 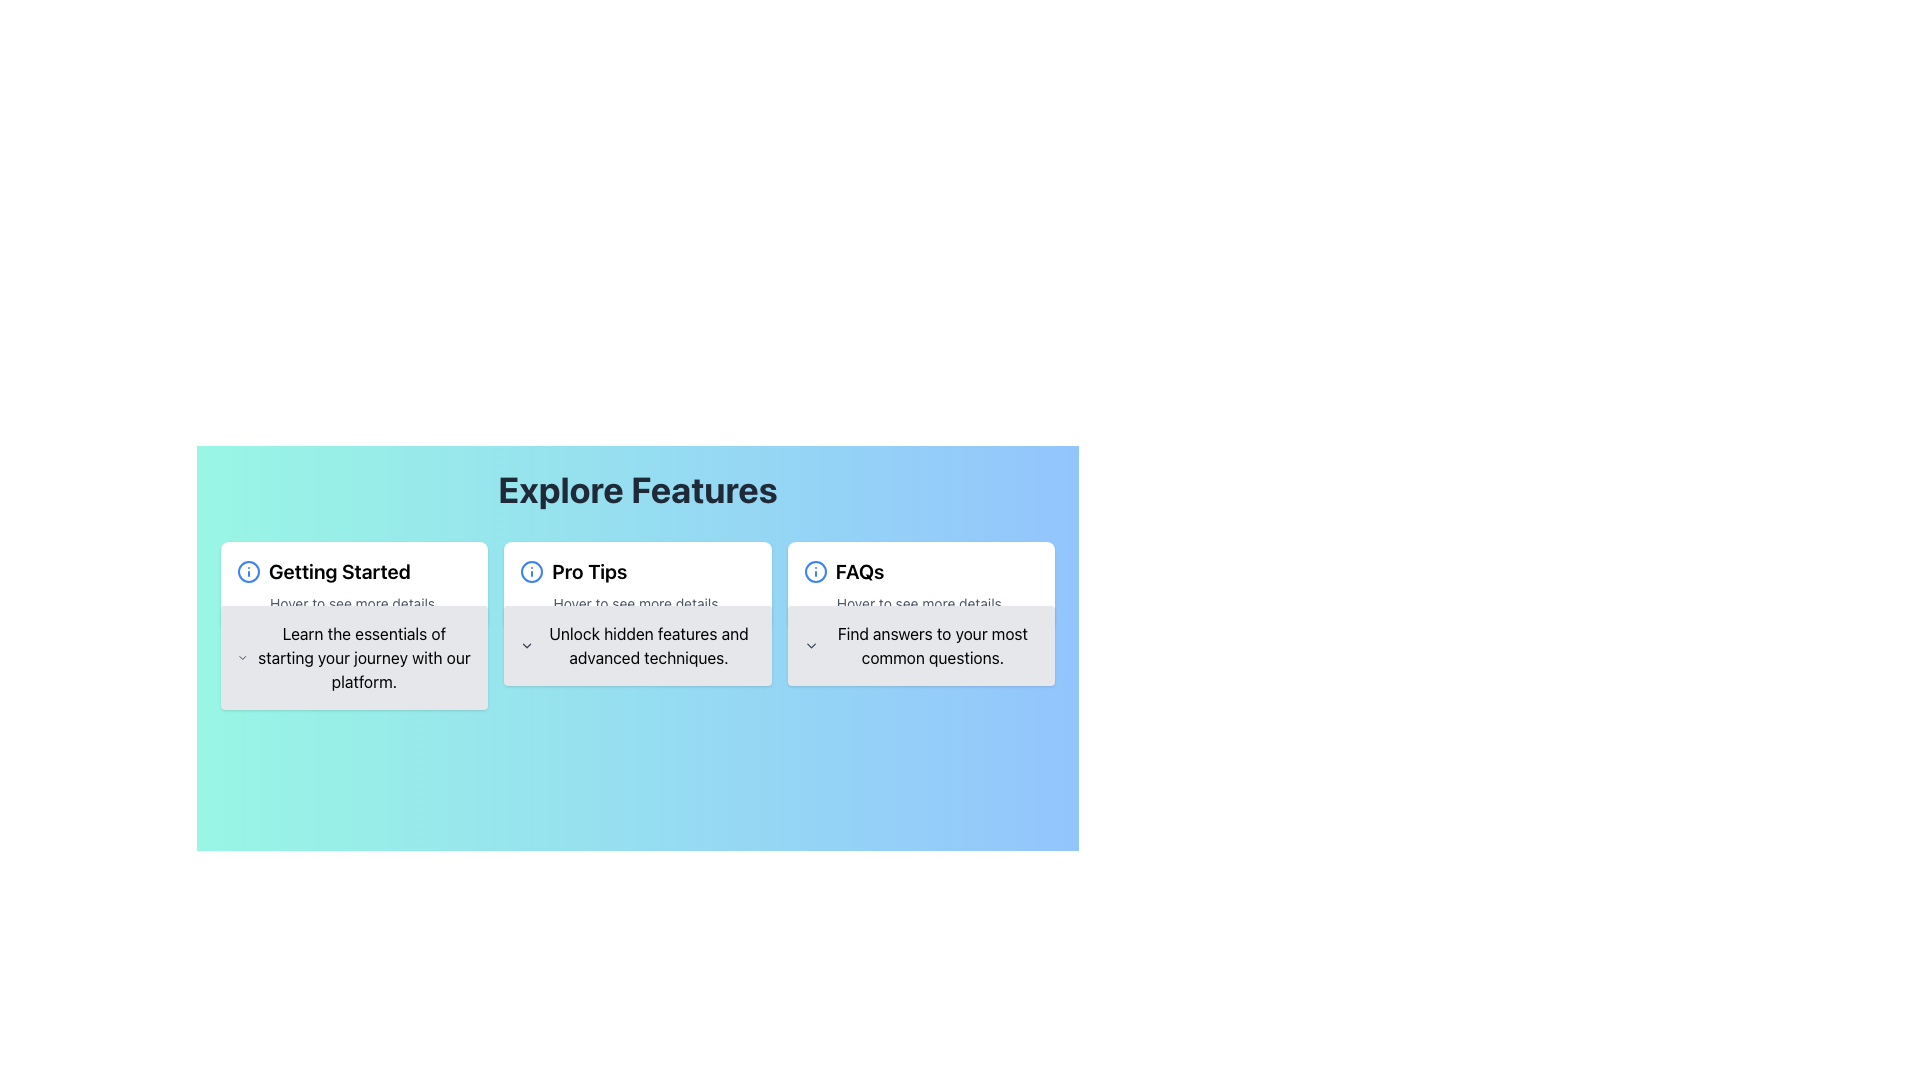 What do you see at coordinates (354, 603) in the screenshot?
I see `the Text Label located within the first card under the header 'Explore Features', positioned below 'Getting Started' and above 'Learn the essentials of starting your journey with our platform'` at bounding box center [354, 603].